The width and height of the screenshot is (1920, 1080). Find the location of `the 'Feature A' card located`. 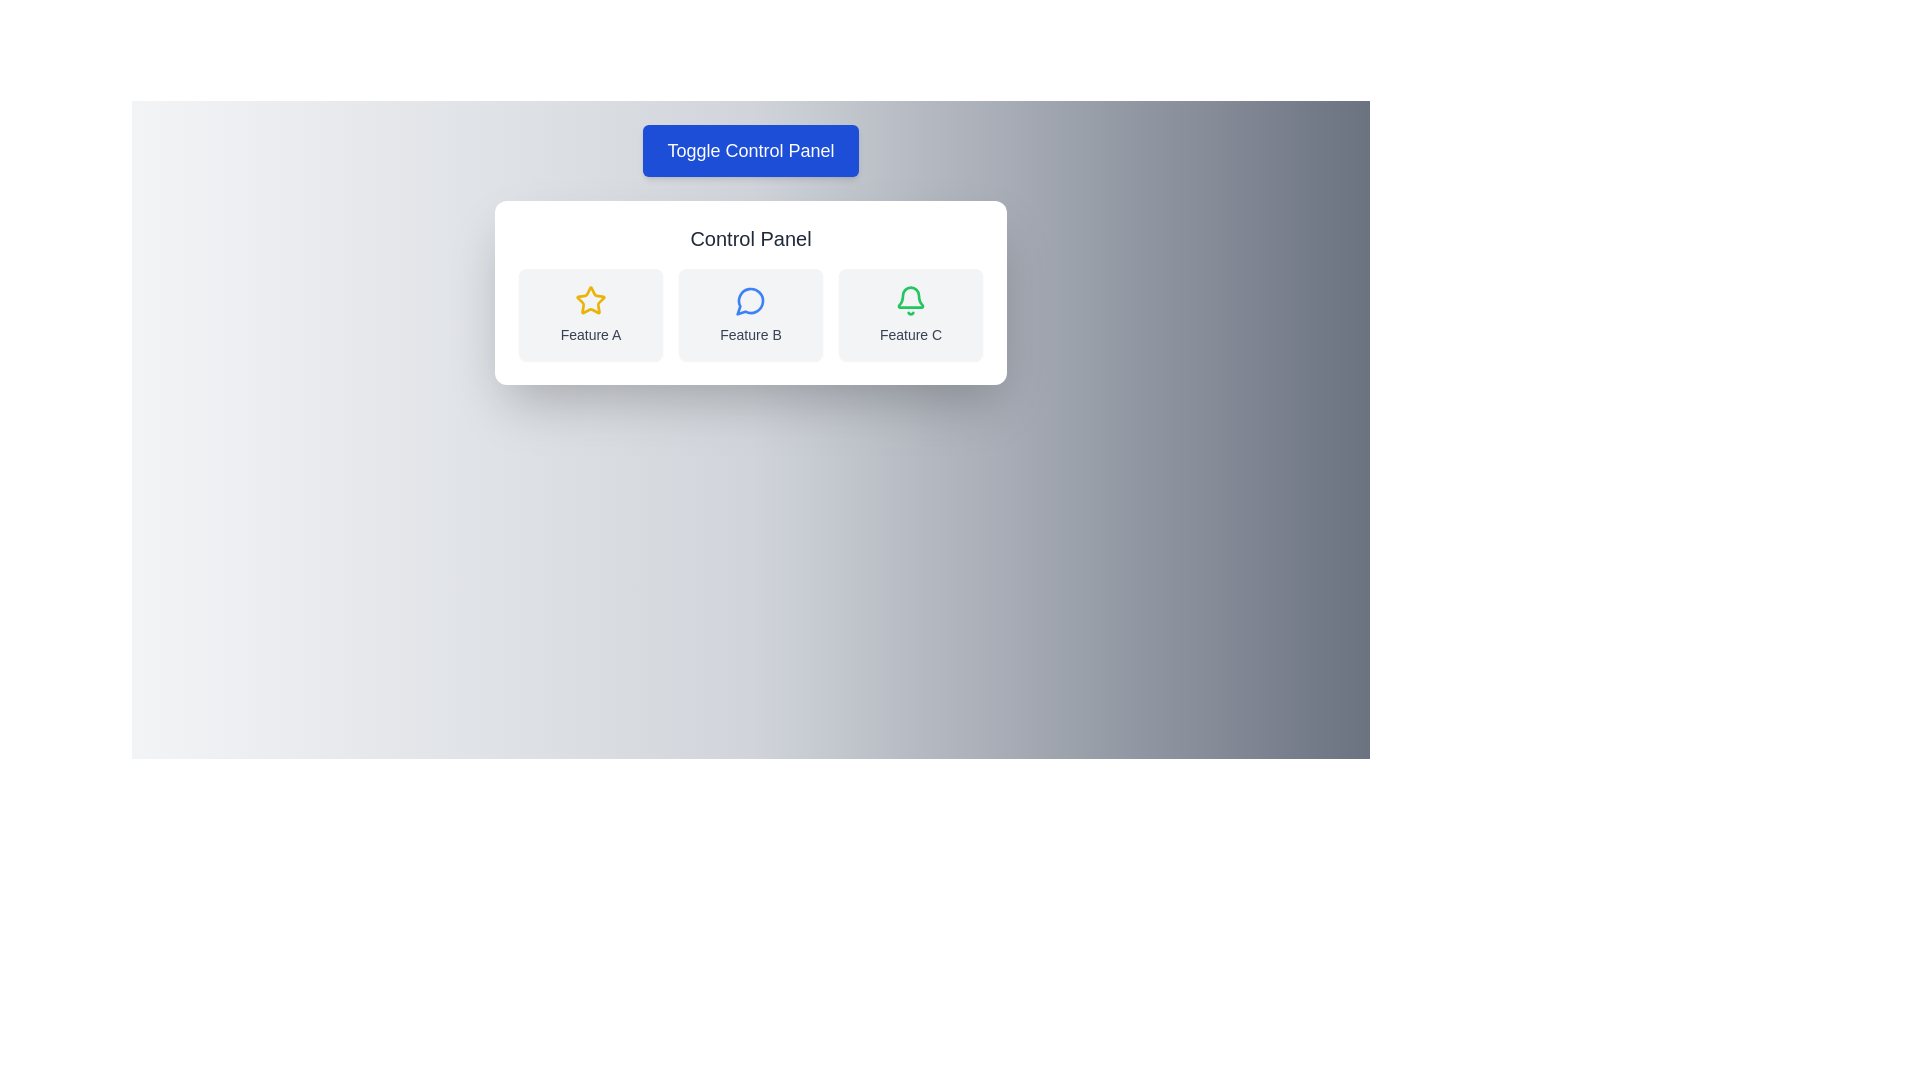

the 'Feature A' card located is located at coordinates (589, 315).